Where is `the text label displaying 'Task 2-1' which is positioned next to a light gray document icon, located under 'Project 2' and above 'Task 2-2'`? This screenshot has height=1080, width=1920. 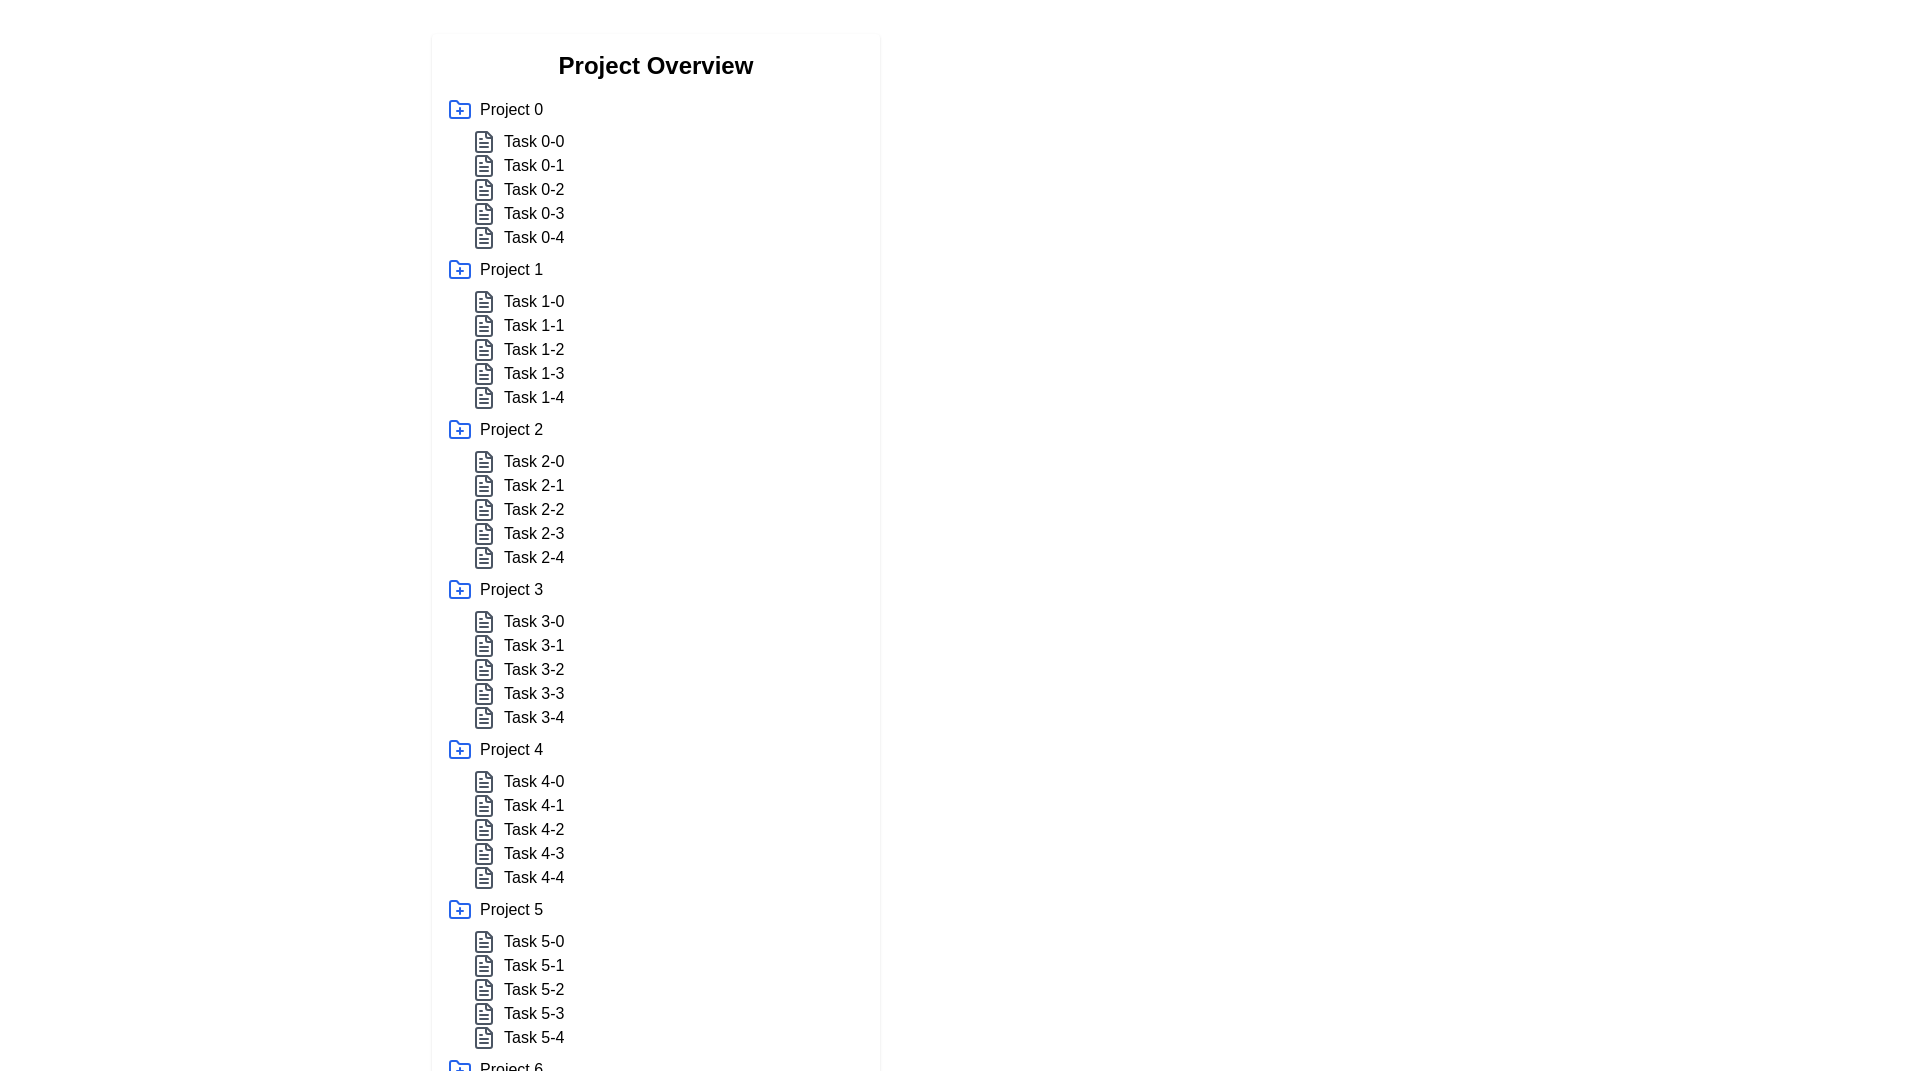 the text label displaying 'Task 2-1' which is positioned next to a light gray document icon, located under 'Project 2' and above 'Task 2-2' is located at coordinates (667, 486).